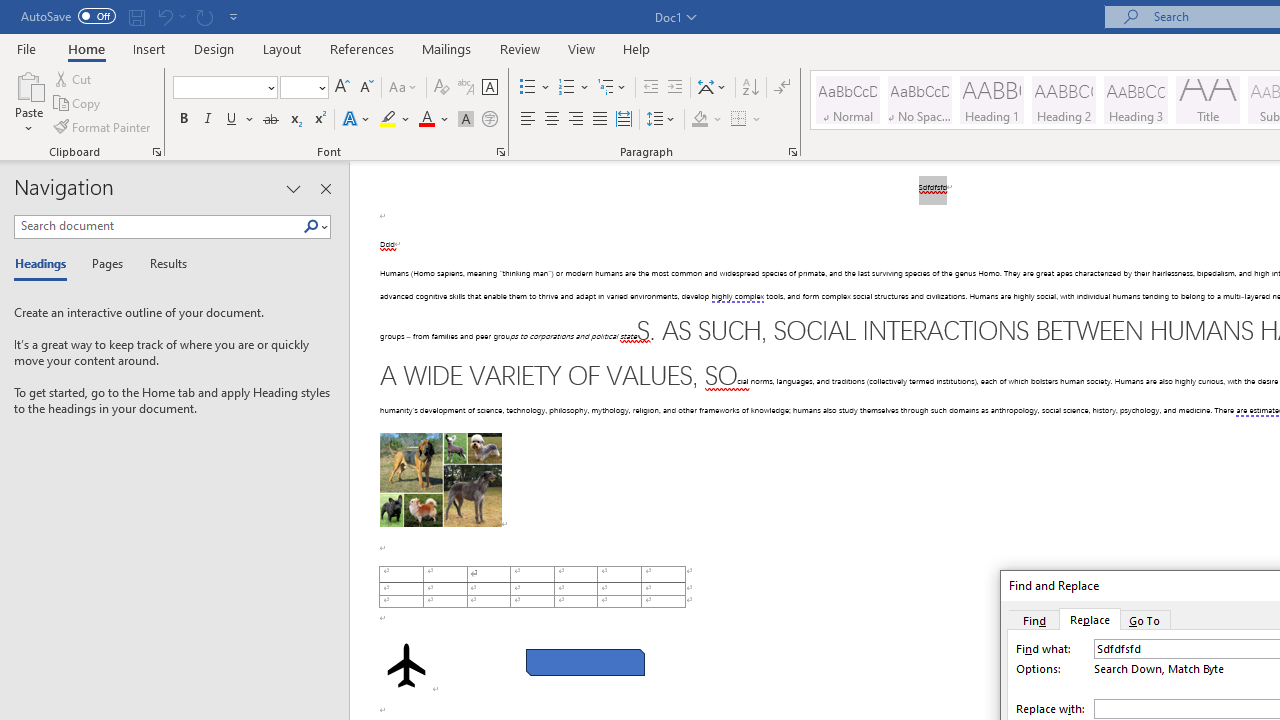 This screenshot has width=1280, height=720. I want to click on 'Increase Indent', so click(675, 86).